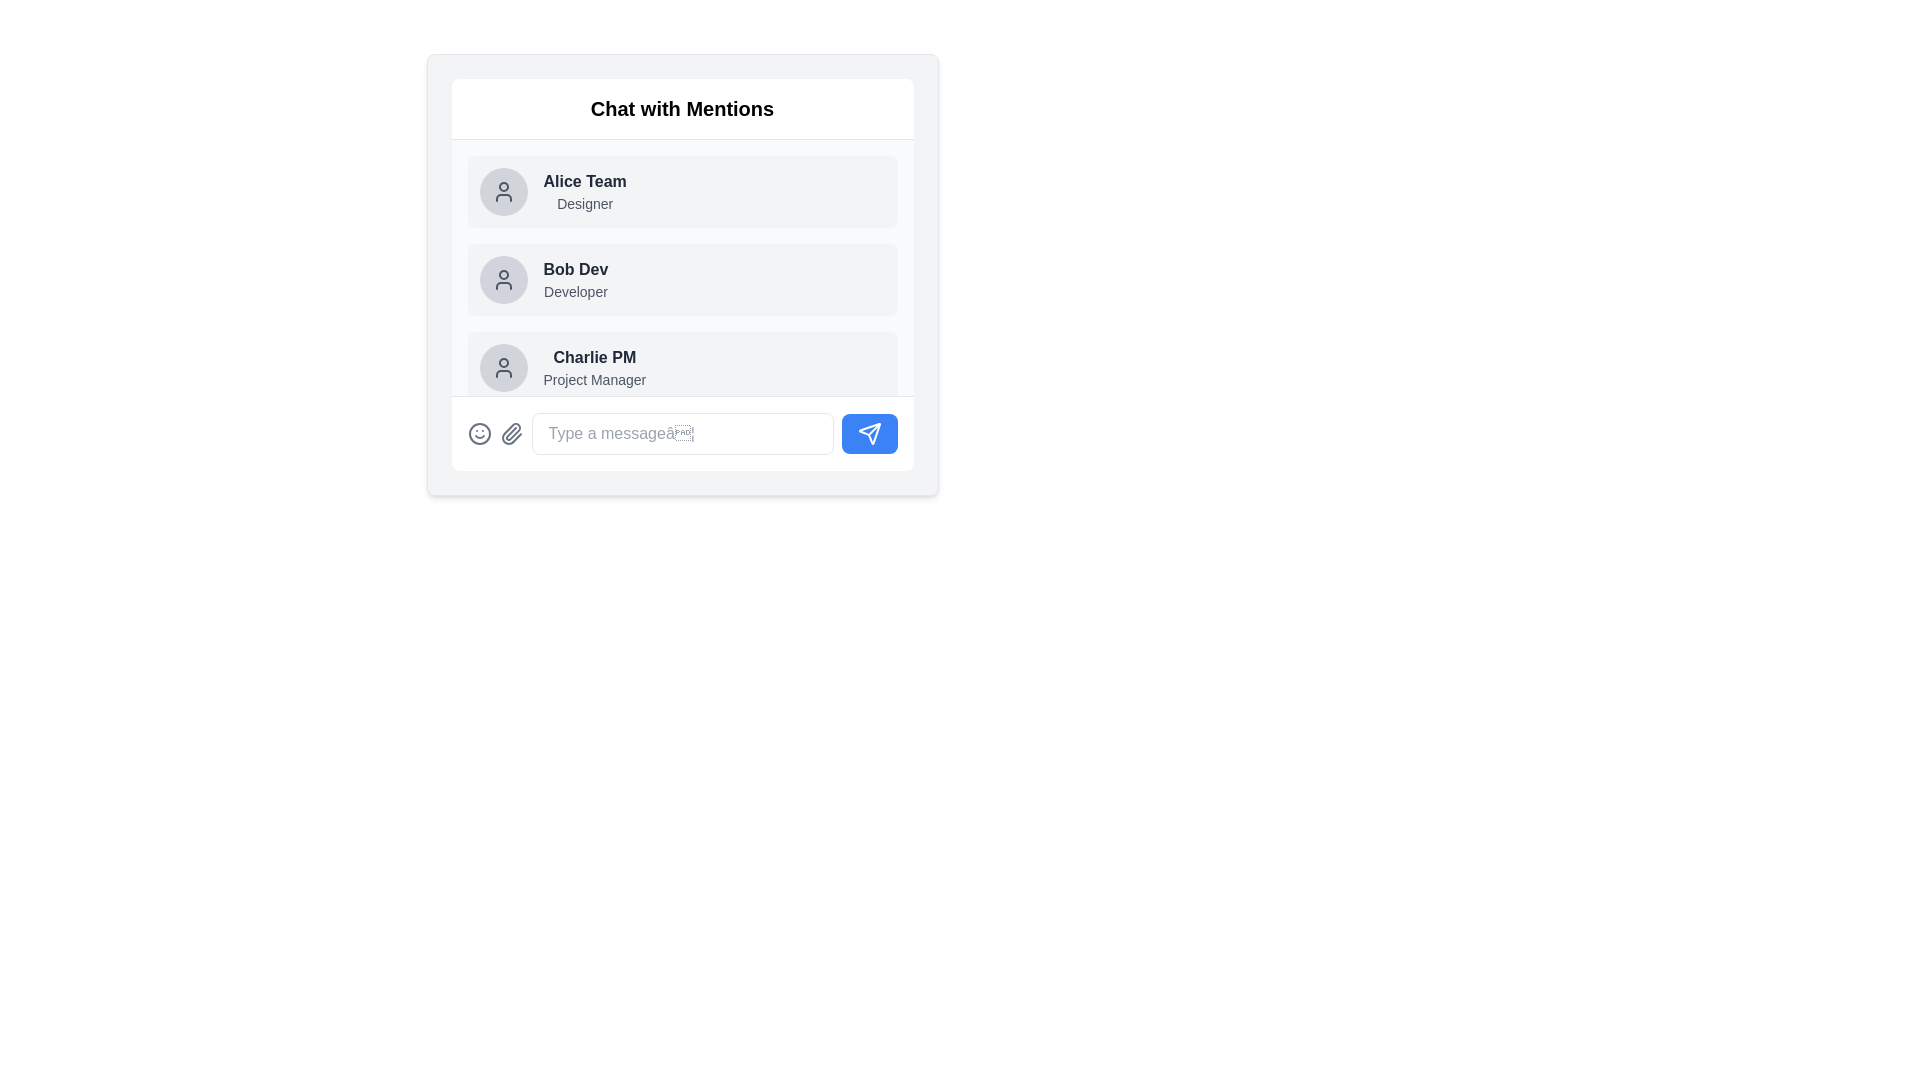 The width and height of the screenshot is (1920, 1080). Describe the element at coordinates (584, 192) in the screenshot. I see `the 'Alice Team' text label, which displays the name in bold and the role 'Designer' in a smaller font below it` at that location.